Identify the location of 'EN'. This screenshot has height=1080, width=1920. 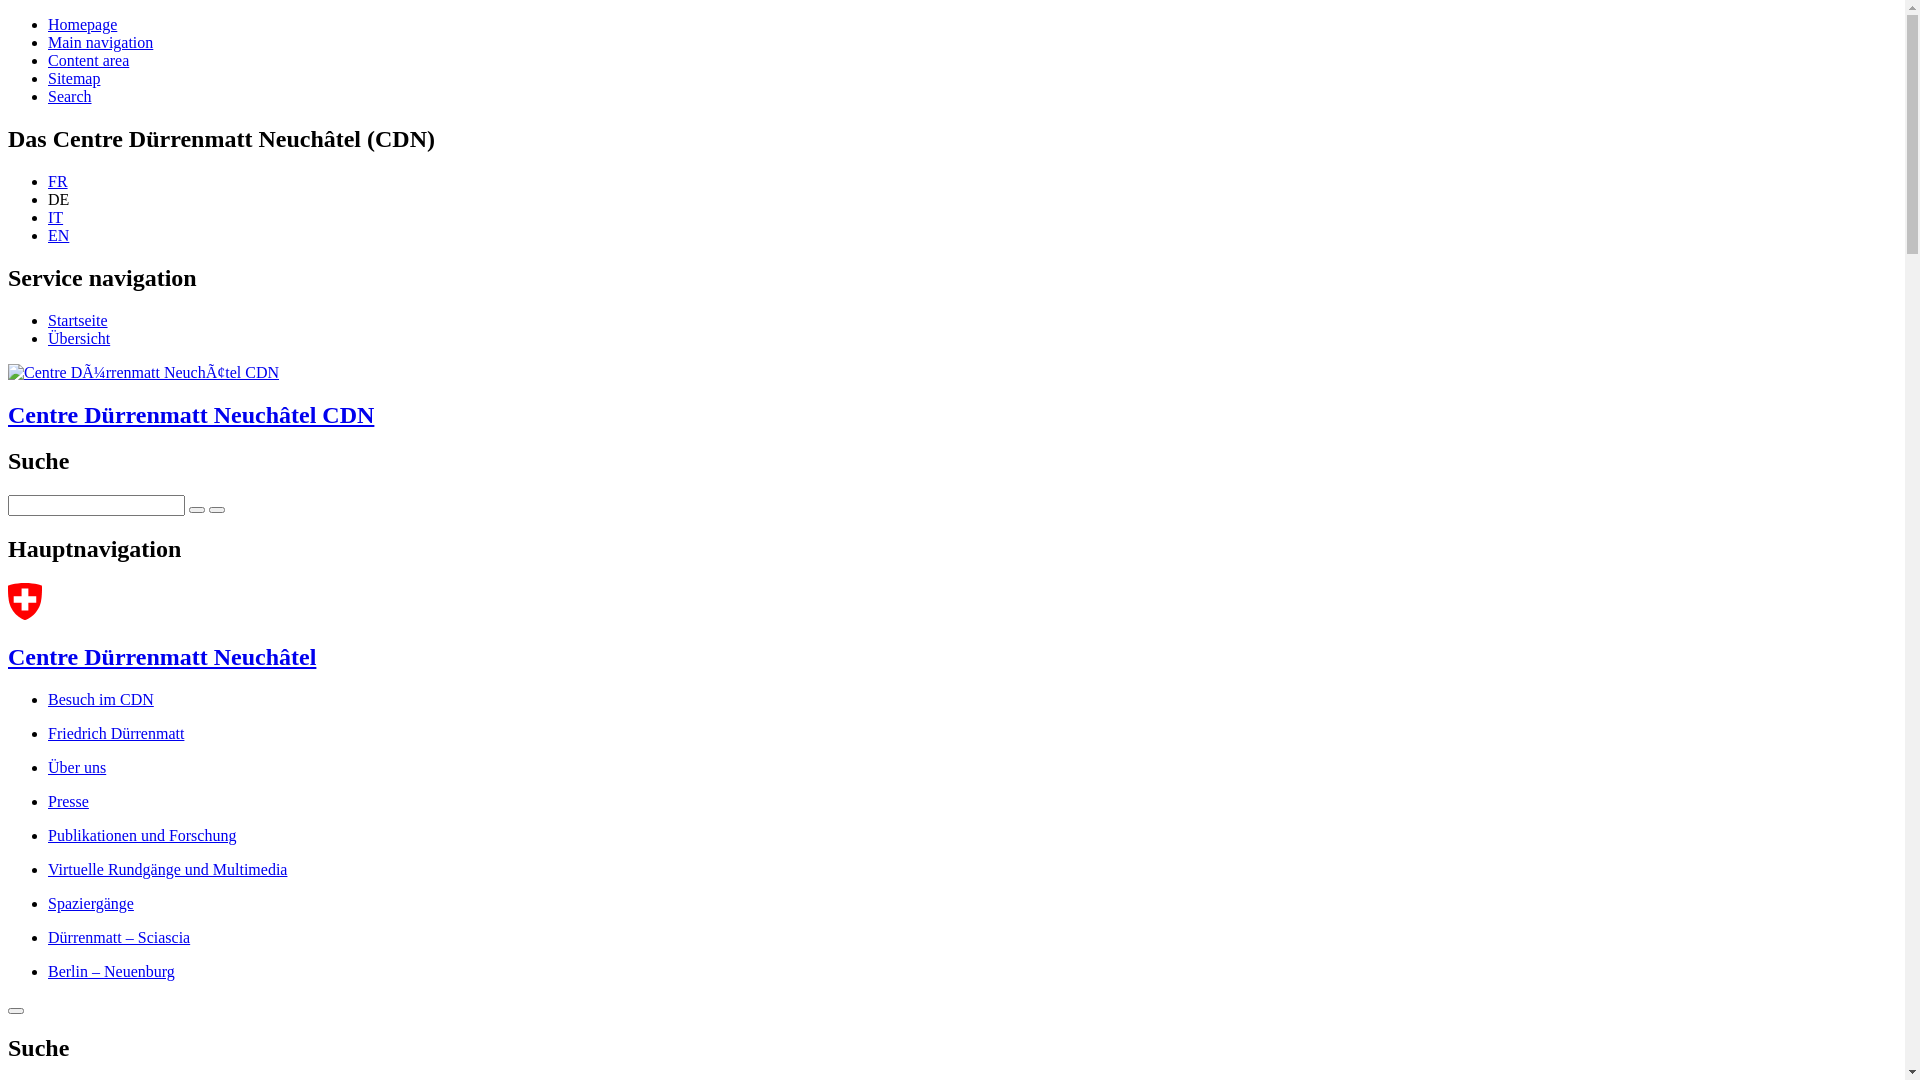
(58, 234).